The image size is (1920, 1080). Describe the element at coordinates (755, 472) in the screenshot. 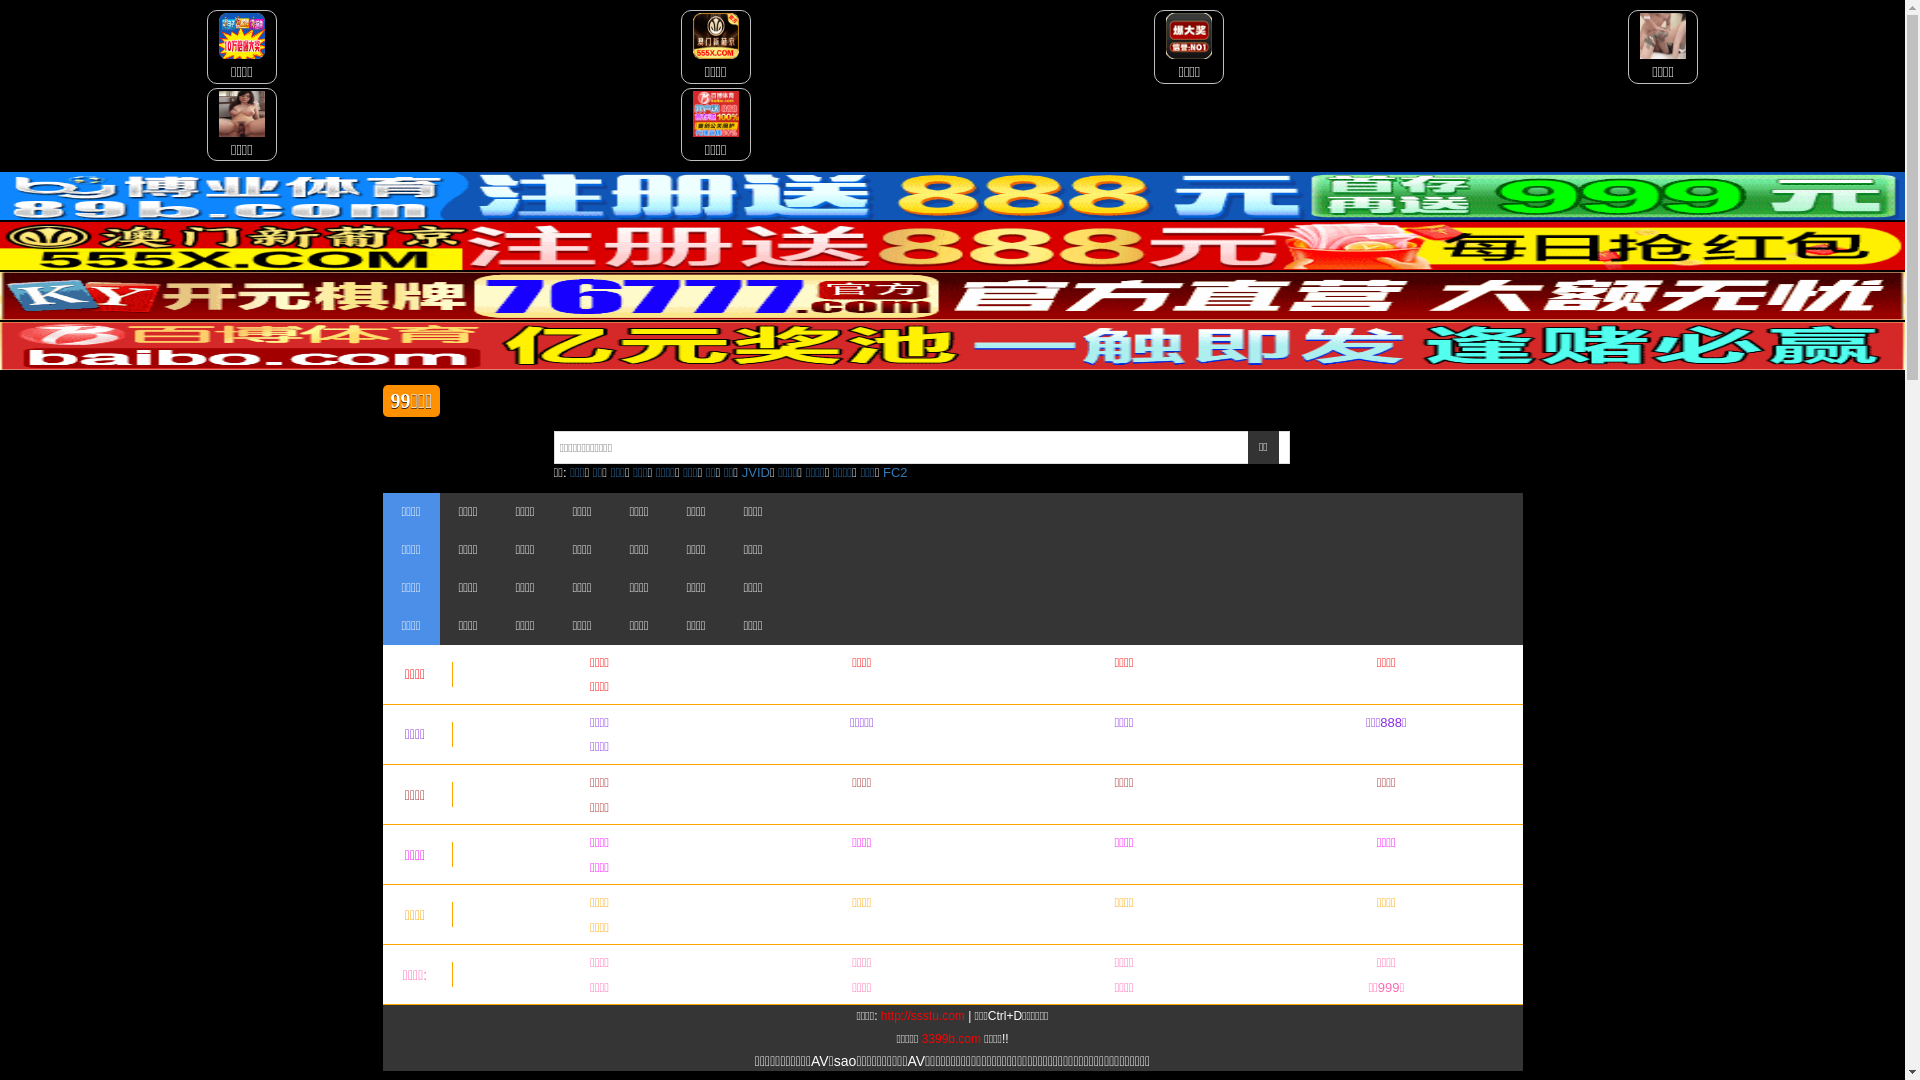

I see `'JVID'` at that location.